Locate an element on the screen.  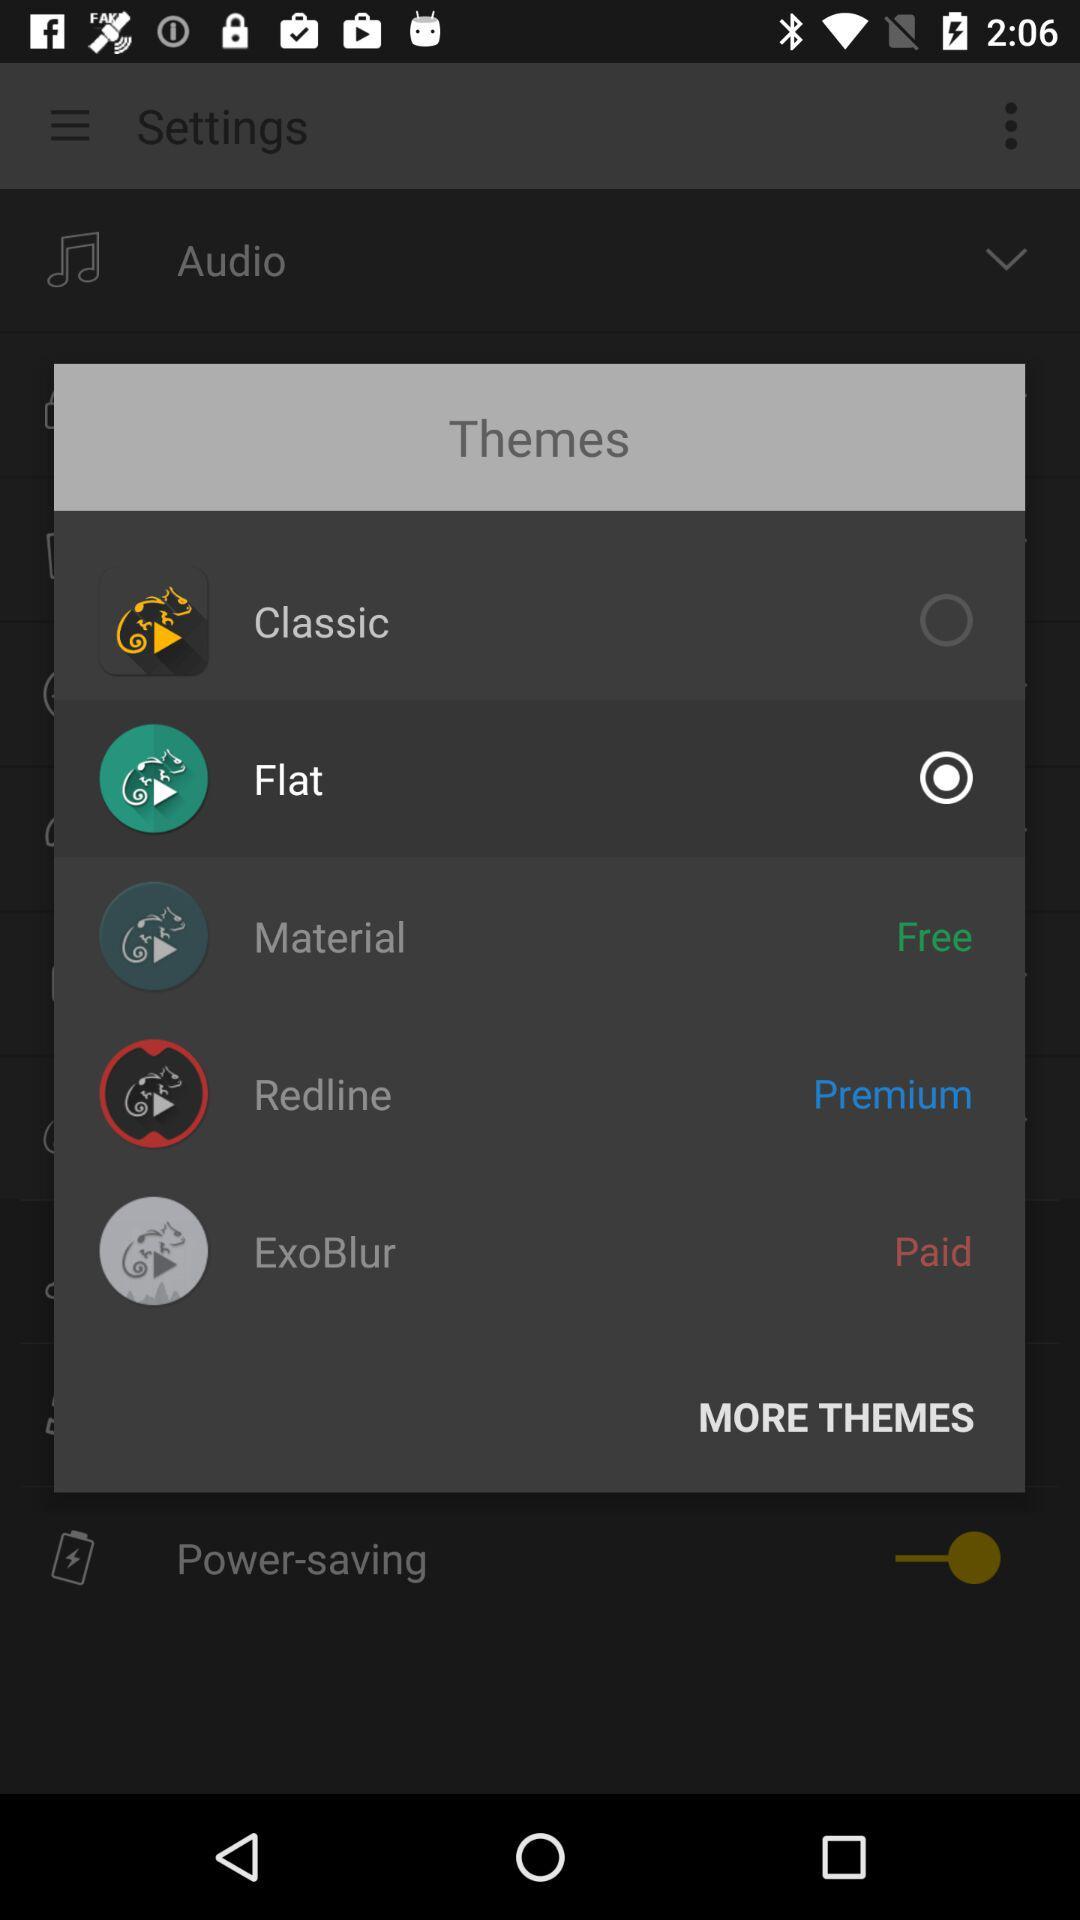
item above premium icon is located at coordinates (934, 934).